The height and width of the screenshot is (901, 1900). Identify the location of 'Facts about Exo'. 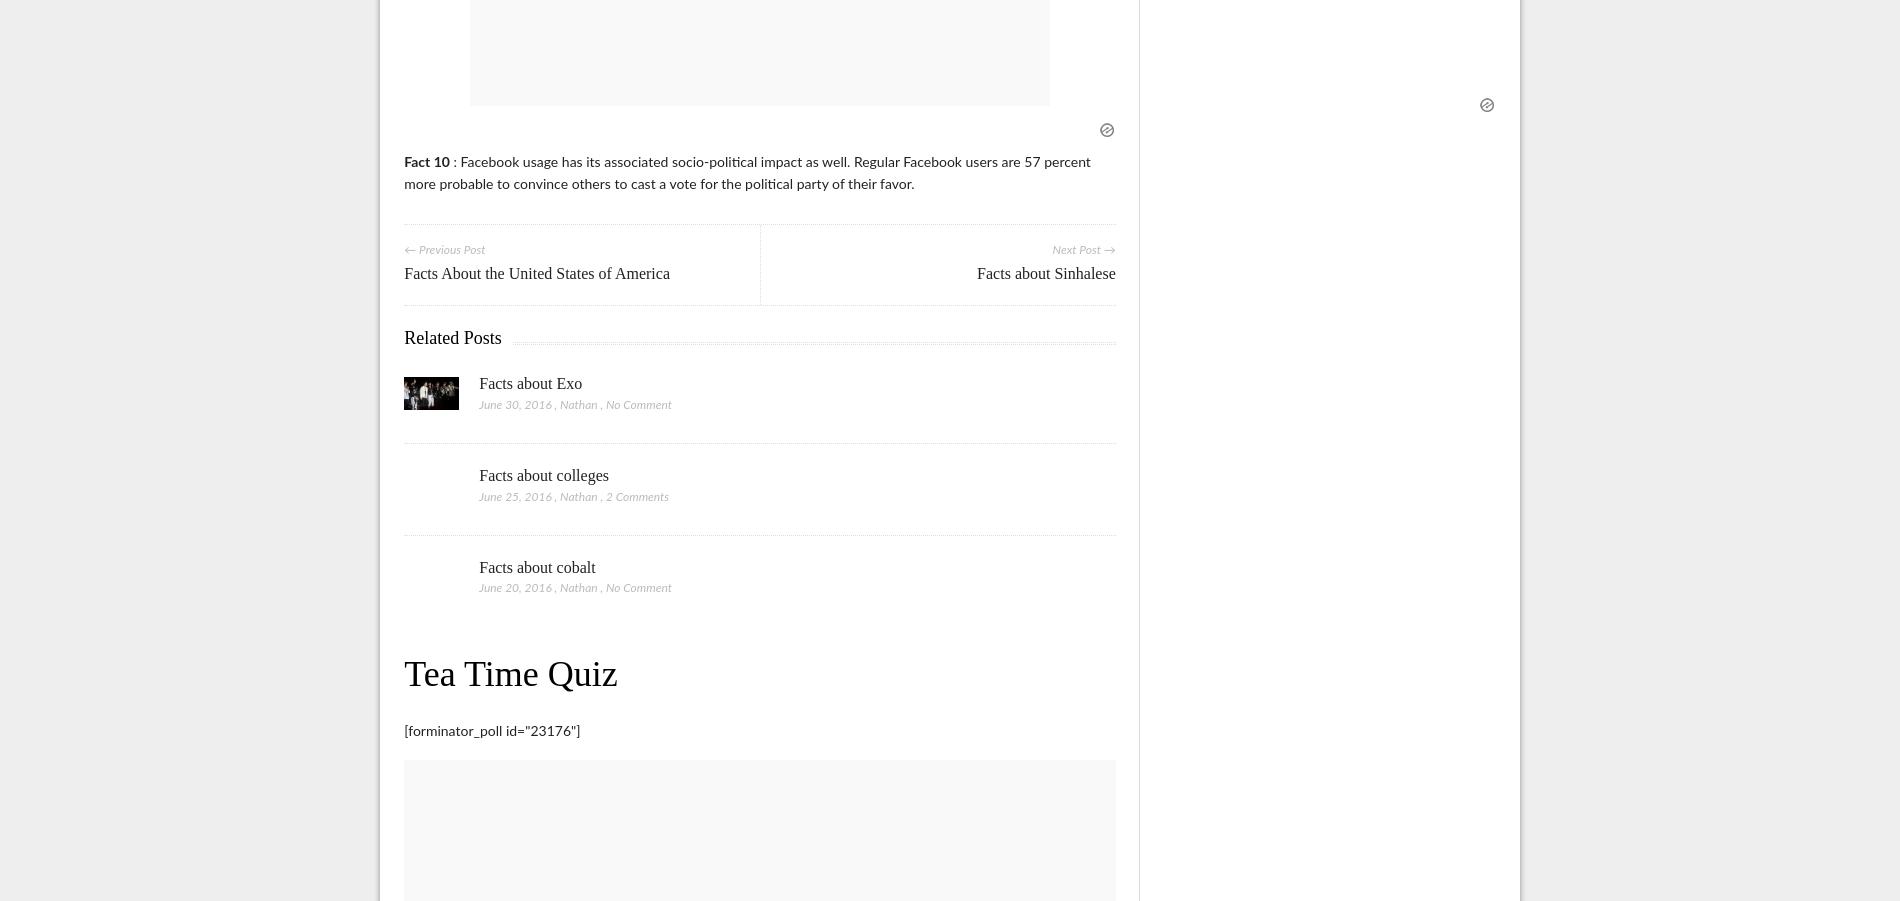
(530, 381).